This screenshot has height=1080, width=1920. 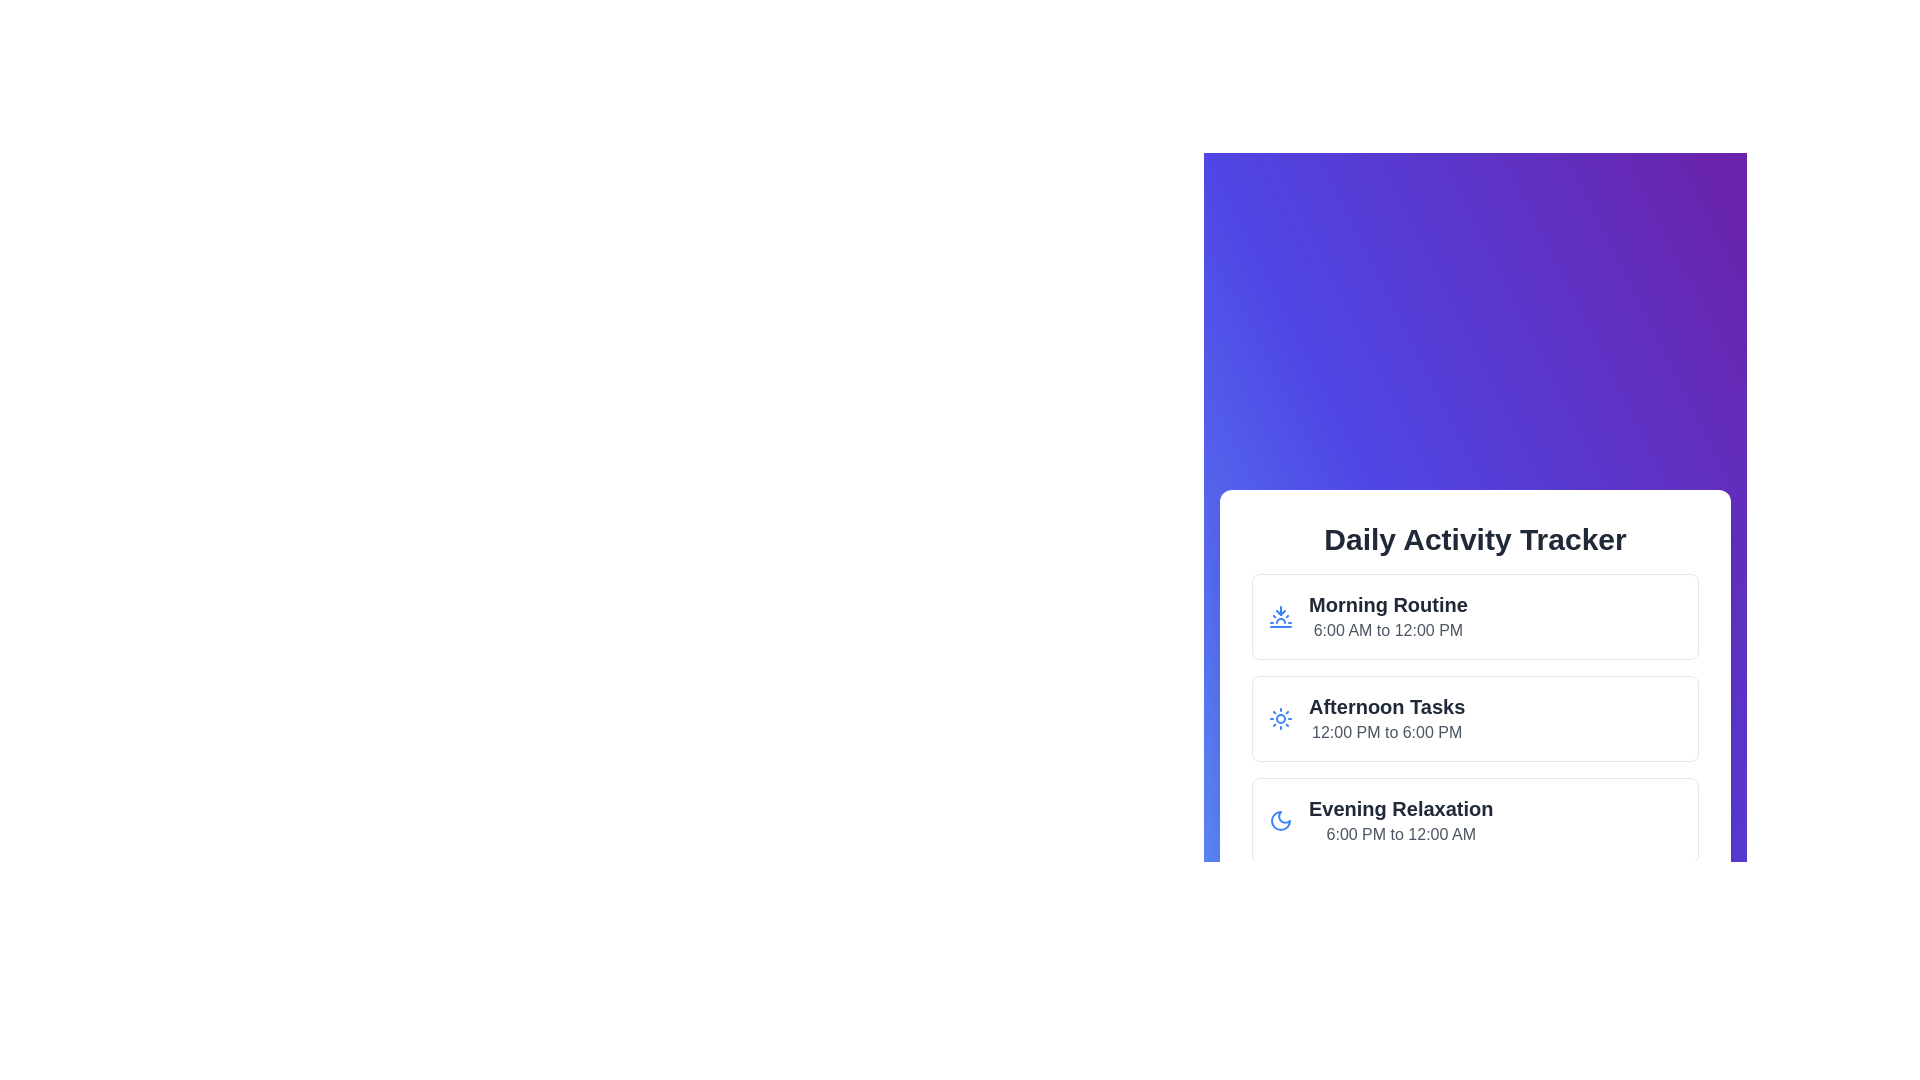 I want to click on the text label component that serves as a header for the 'Afternoon Tasks' section, located above the text '12:00 PM to 6:00 PM', so click(x=1386, y=705).